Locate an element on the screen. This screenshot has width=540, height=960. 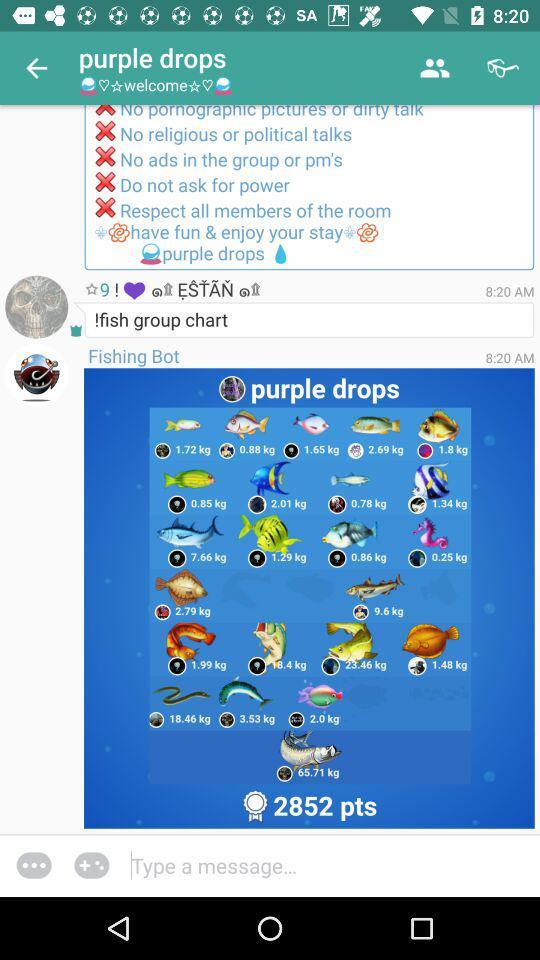
please follow the icon is located at coordinates (309, 187).